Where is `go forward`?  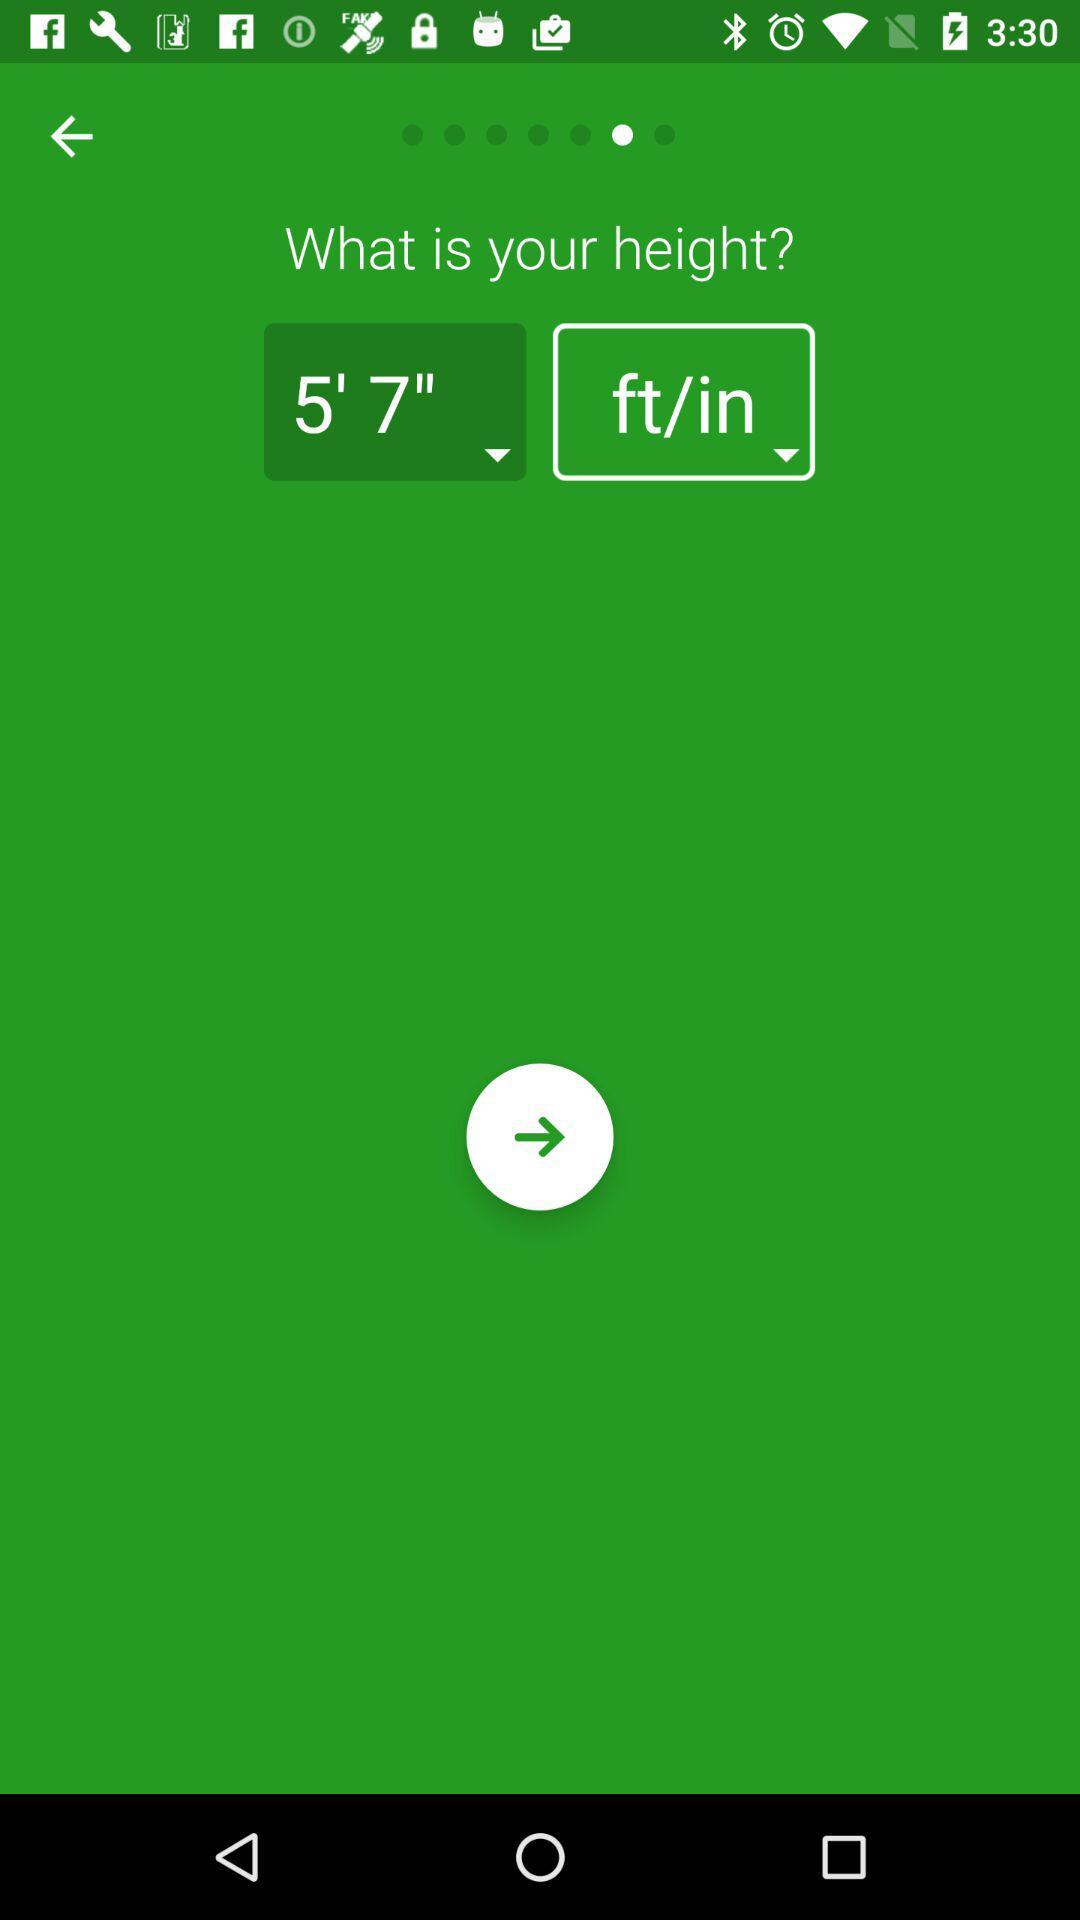
go forward is located at coordinates (540, 1137).